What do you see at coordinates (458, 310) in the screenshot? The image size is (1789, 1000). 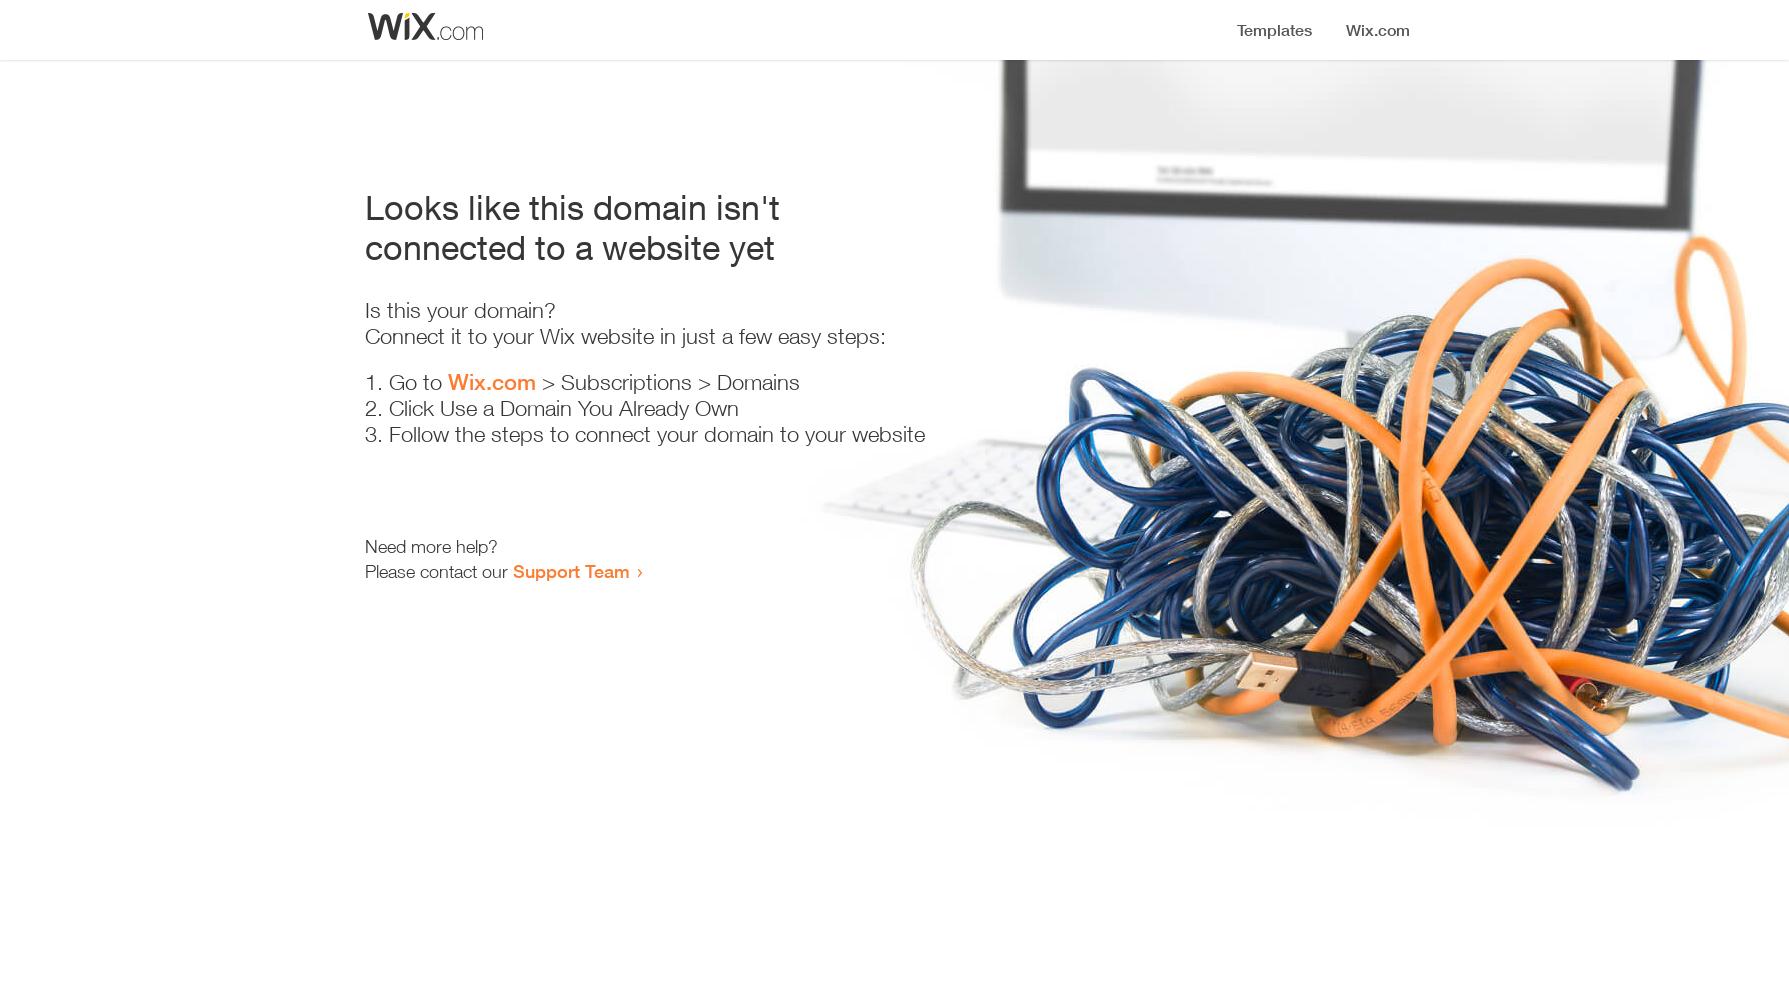 I see `'Is this your domain?'` at bounding box center [458, 310].